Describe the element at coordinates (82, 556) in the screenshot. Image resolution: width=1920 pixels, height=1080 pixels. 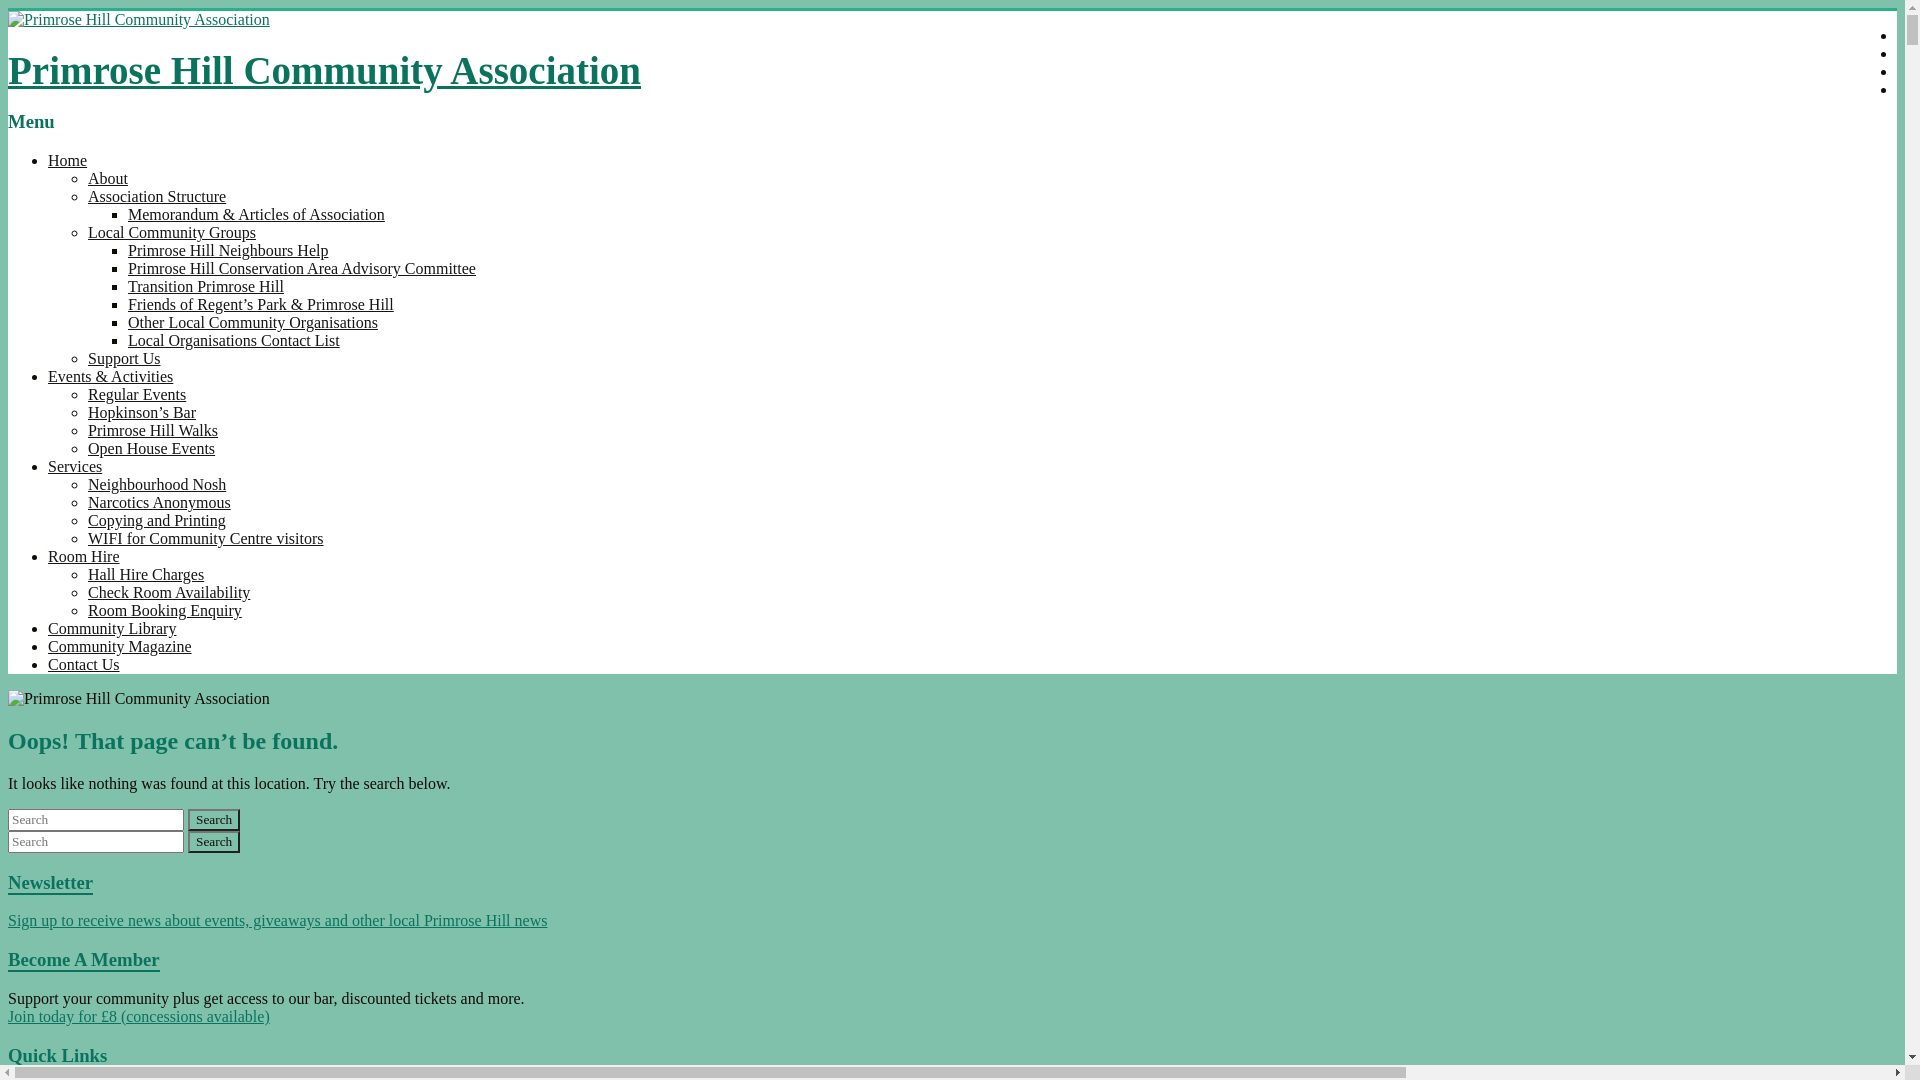
I see `'Room Hire'` at that location.